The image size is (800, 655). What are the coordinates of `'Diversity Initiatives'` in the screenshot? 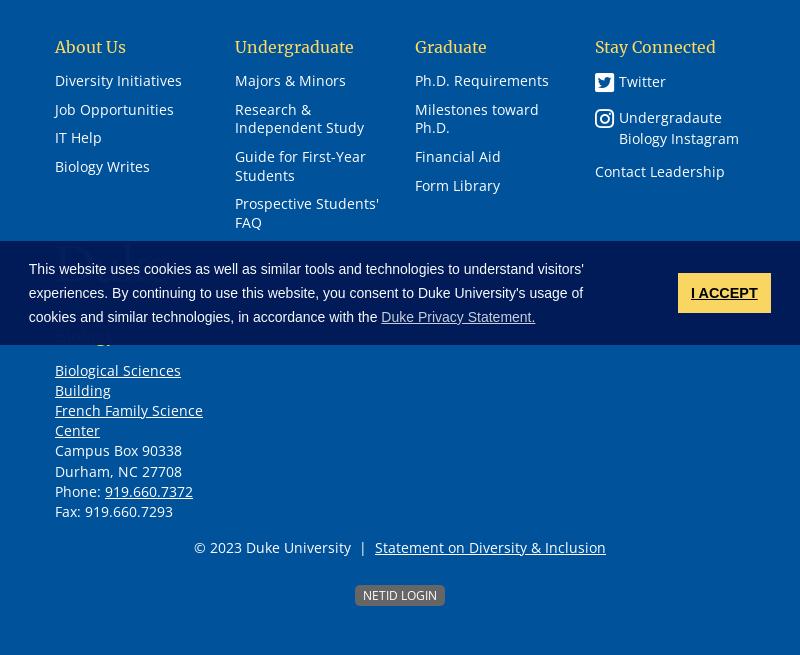 It's located at (54, 78).